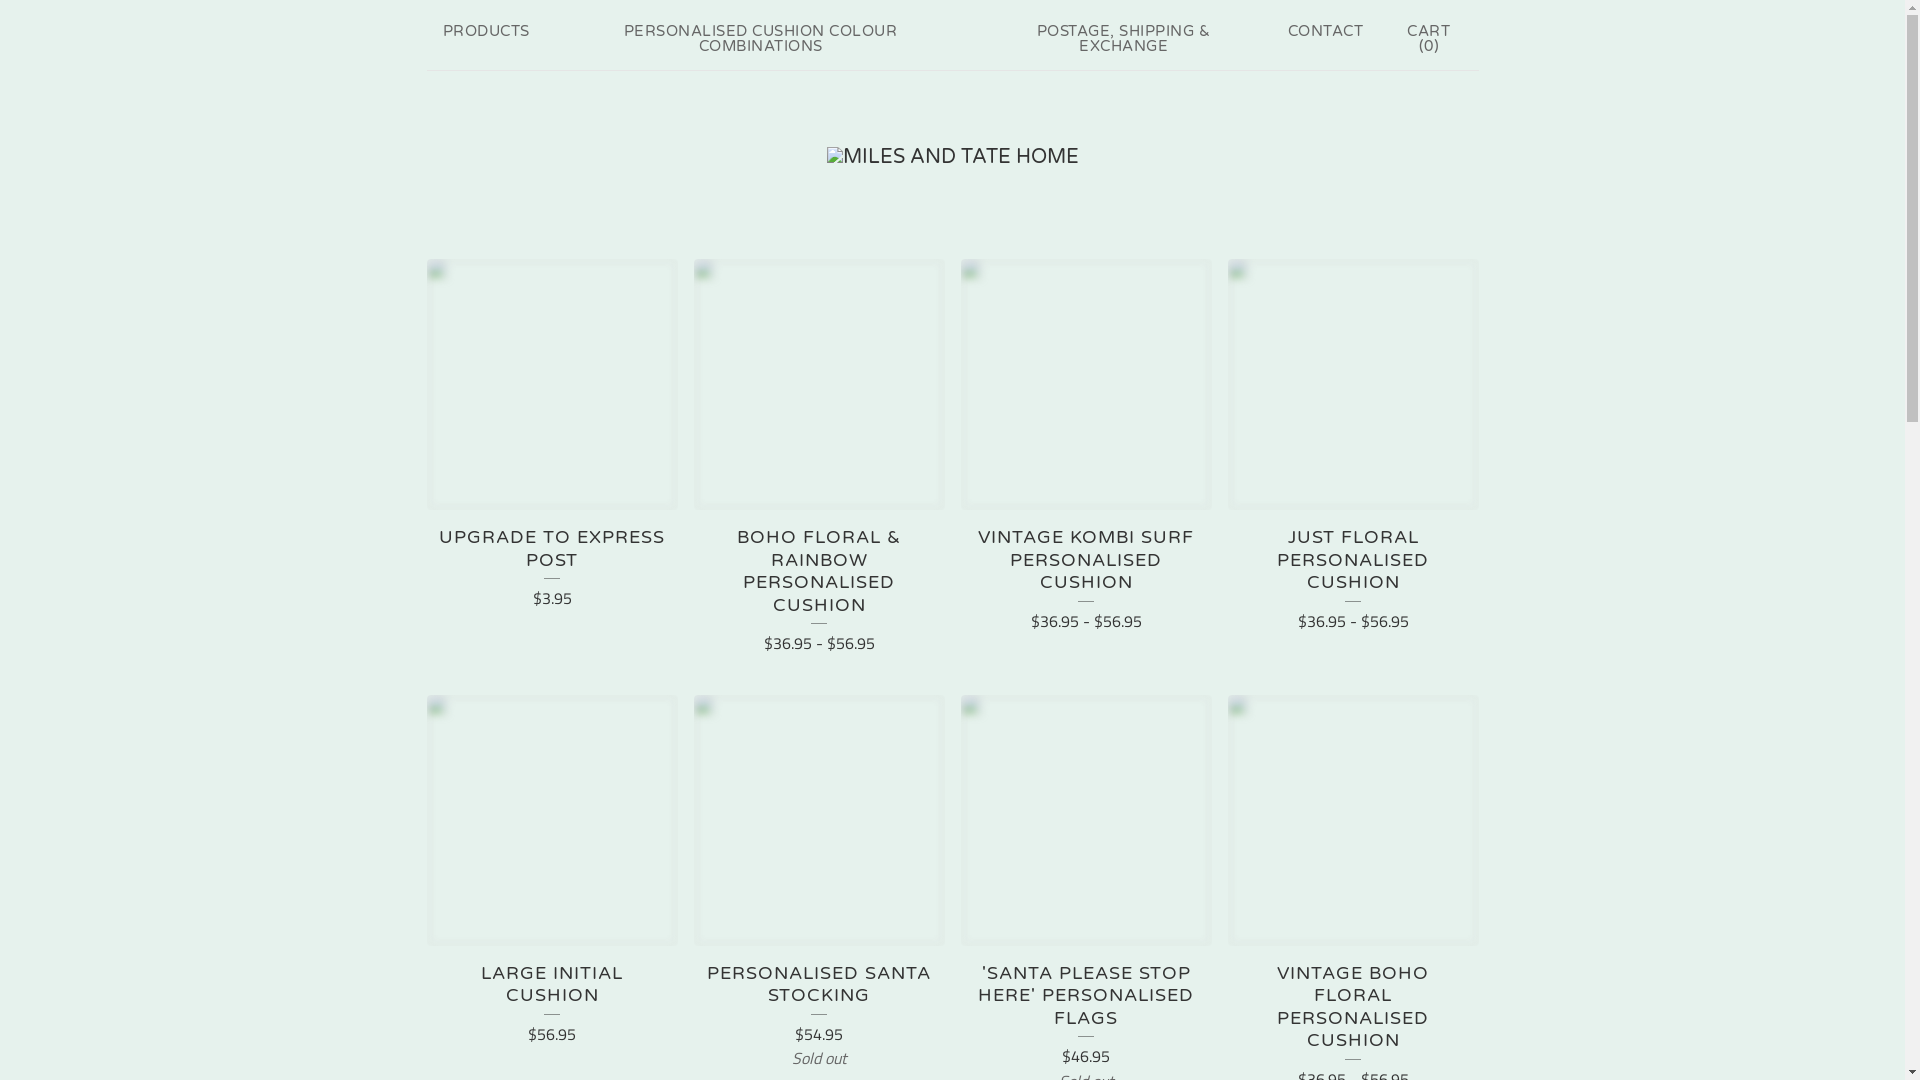 The image size is (1920, 1080). Describe the element at coordinates (950, 156) in the screenshot. I see `'Home'` at that location.